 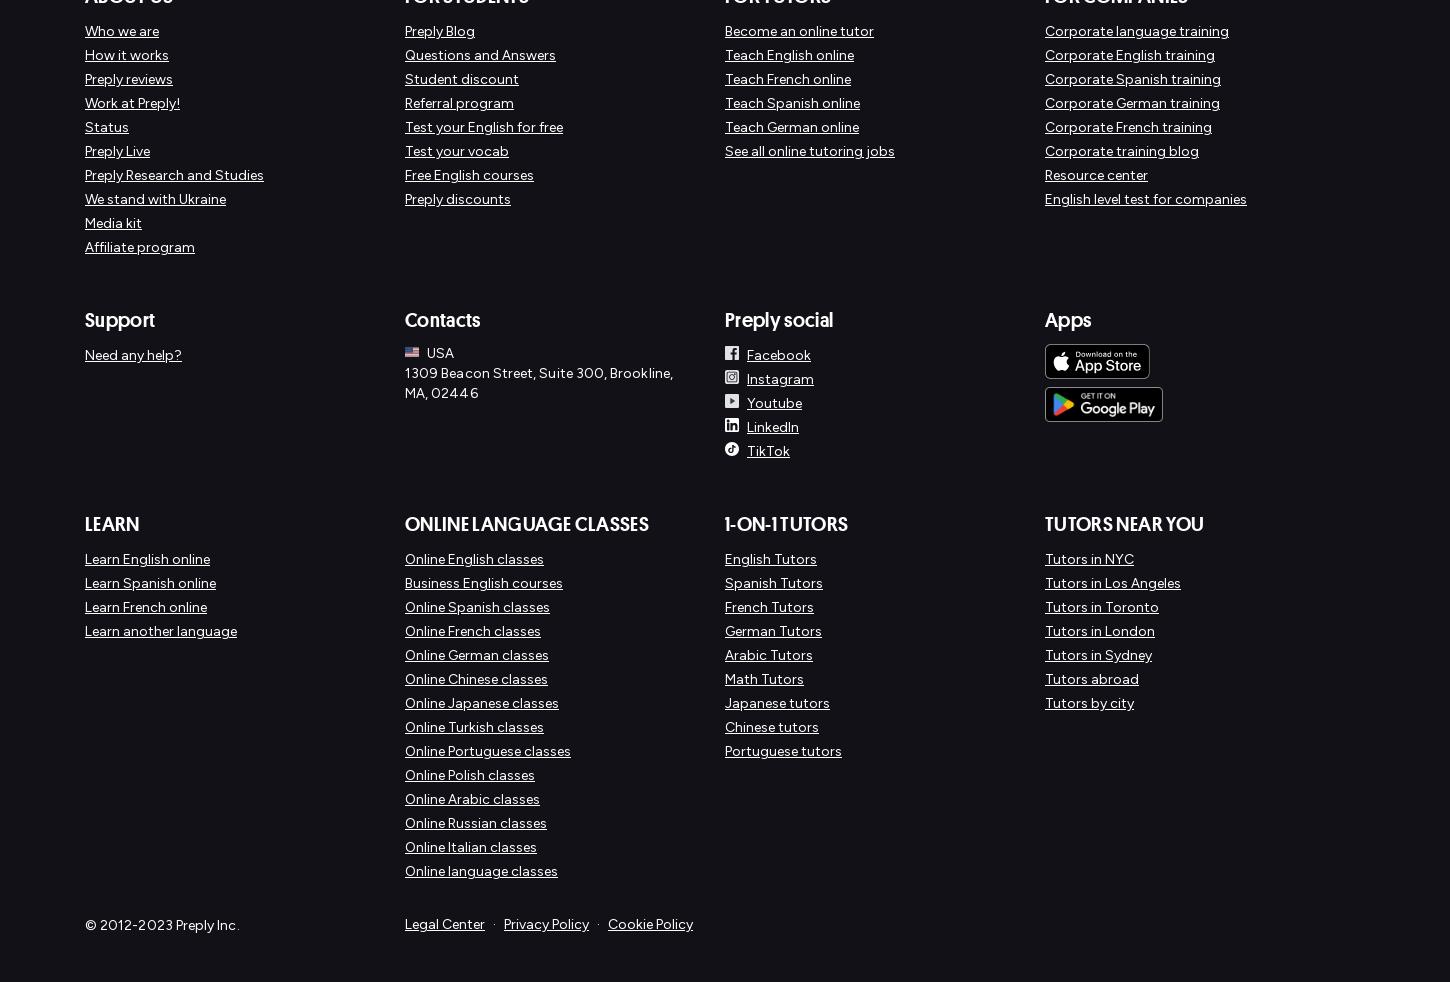 I want to click on 'ONLINE LANGUAGE CLASSES', so click(x=526, y=522).